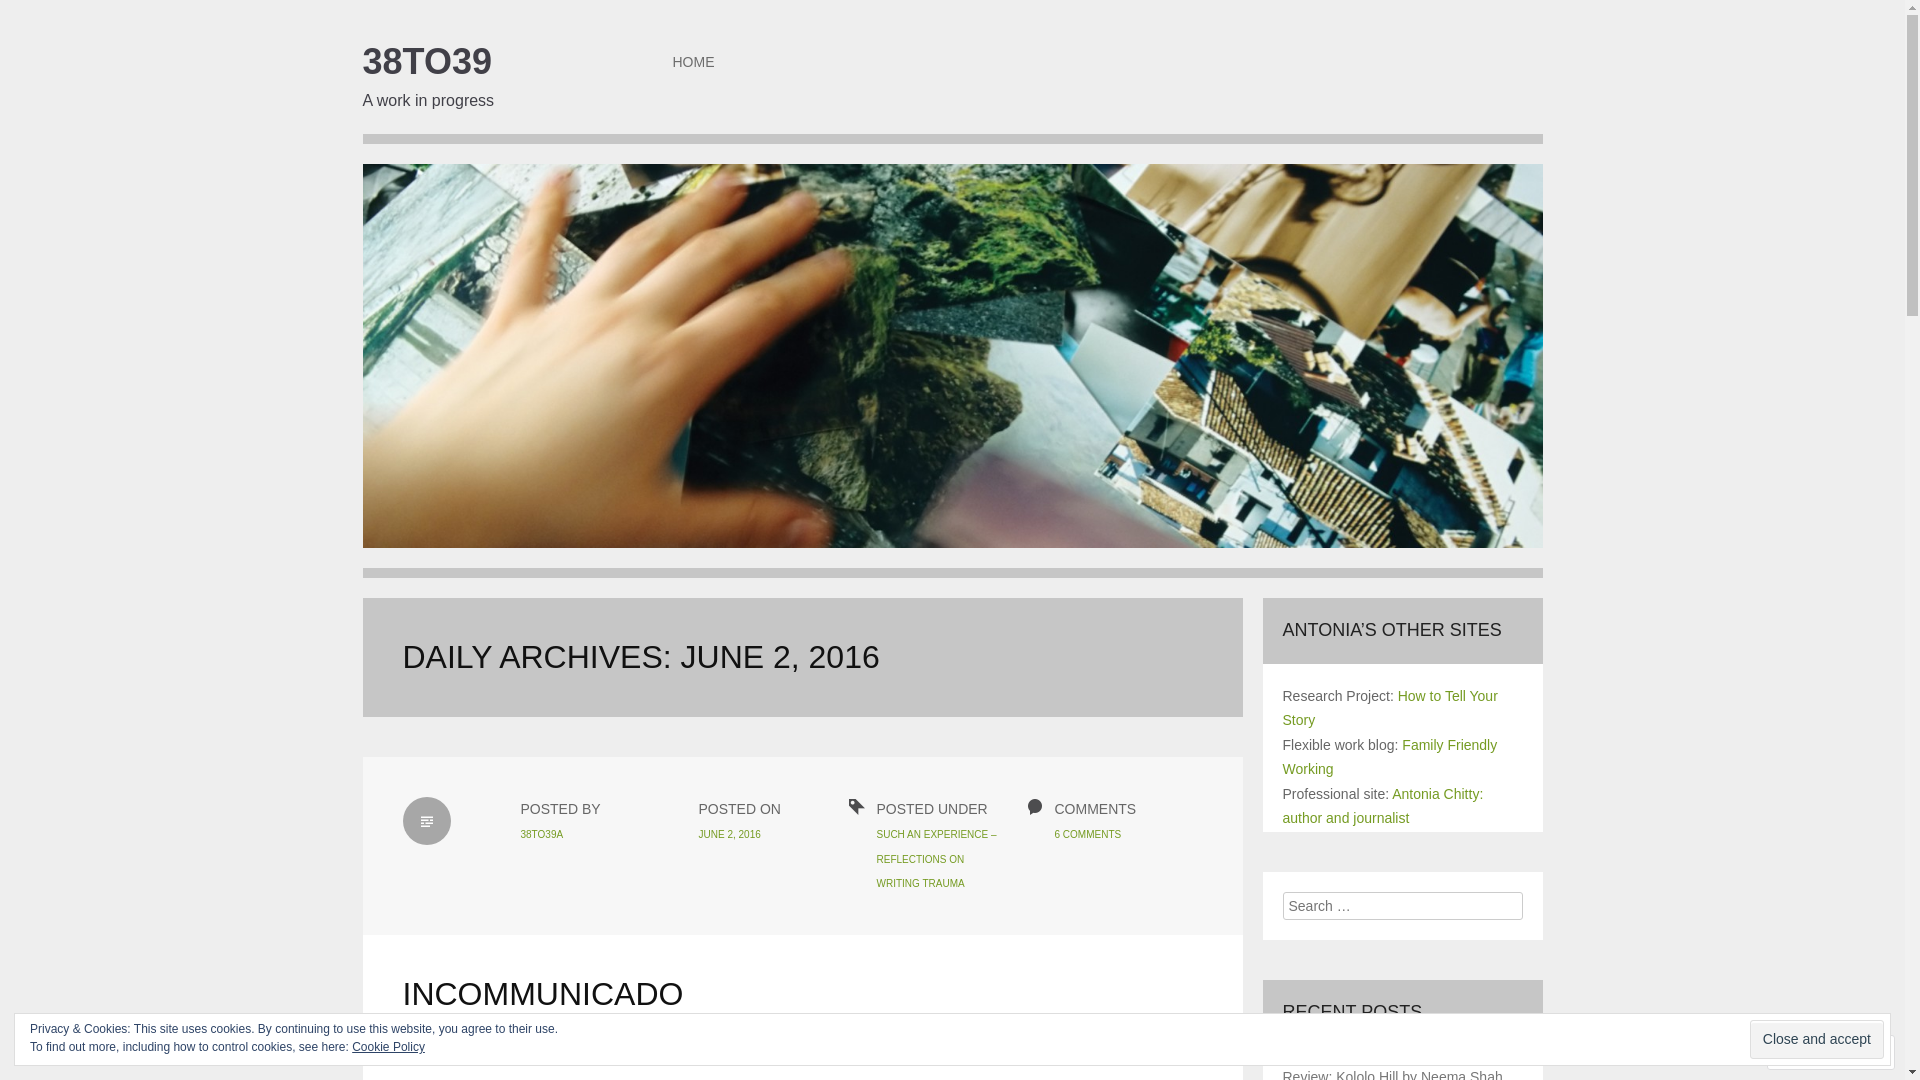 The height and width of the screenshot is (1080, 1920). Describe the element at coordinates (1813, 1051) in the screenshot. I see `'Follow'` at that location.